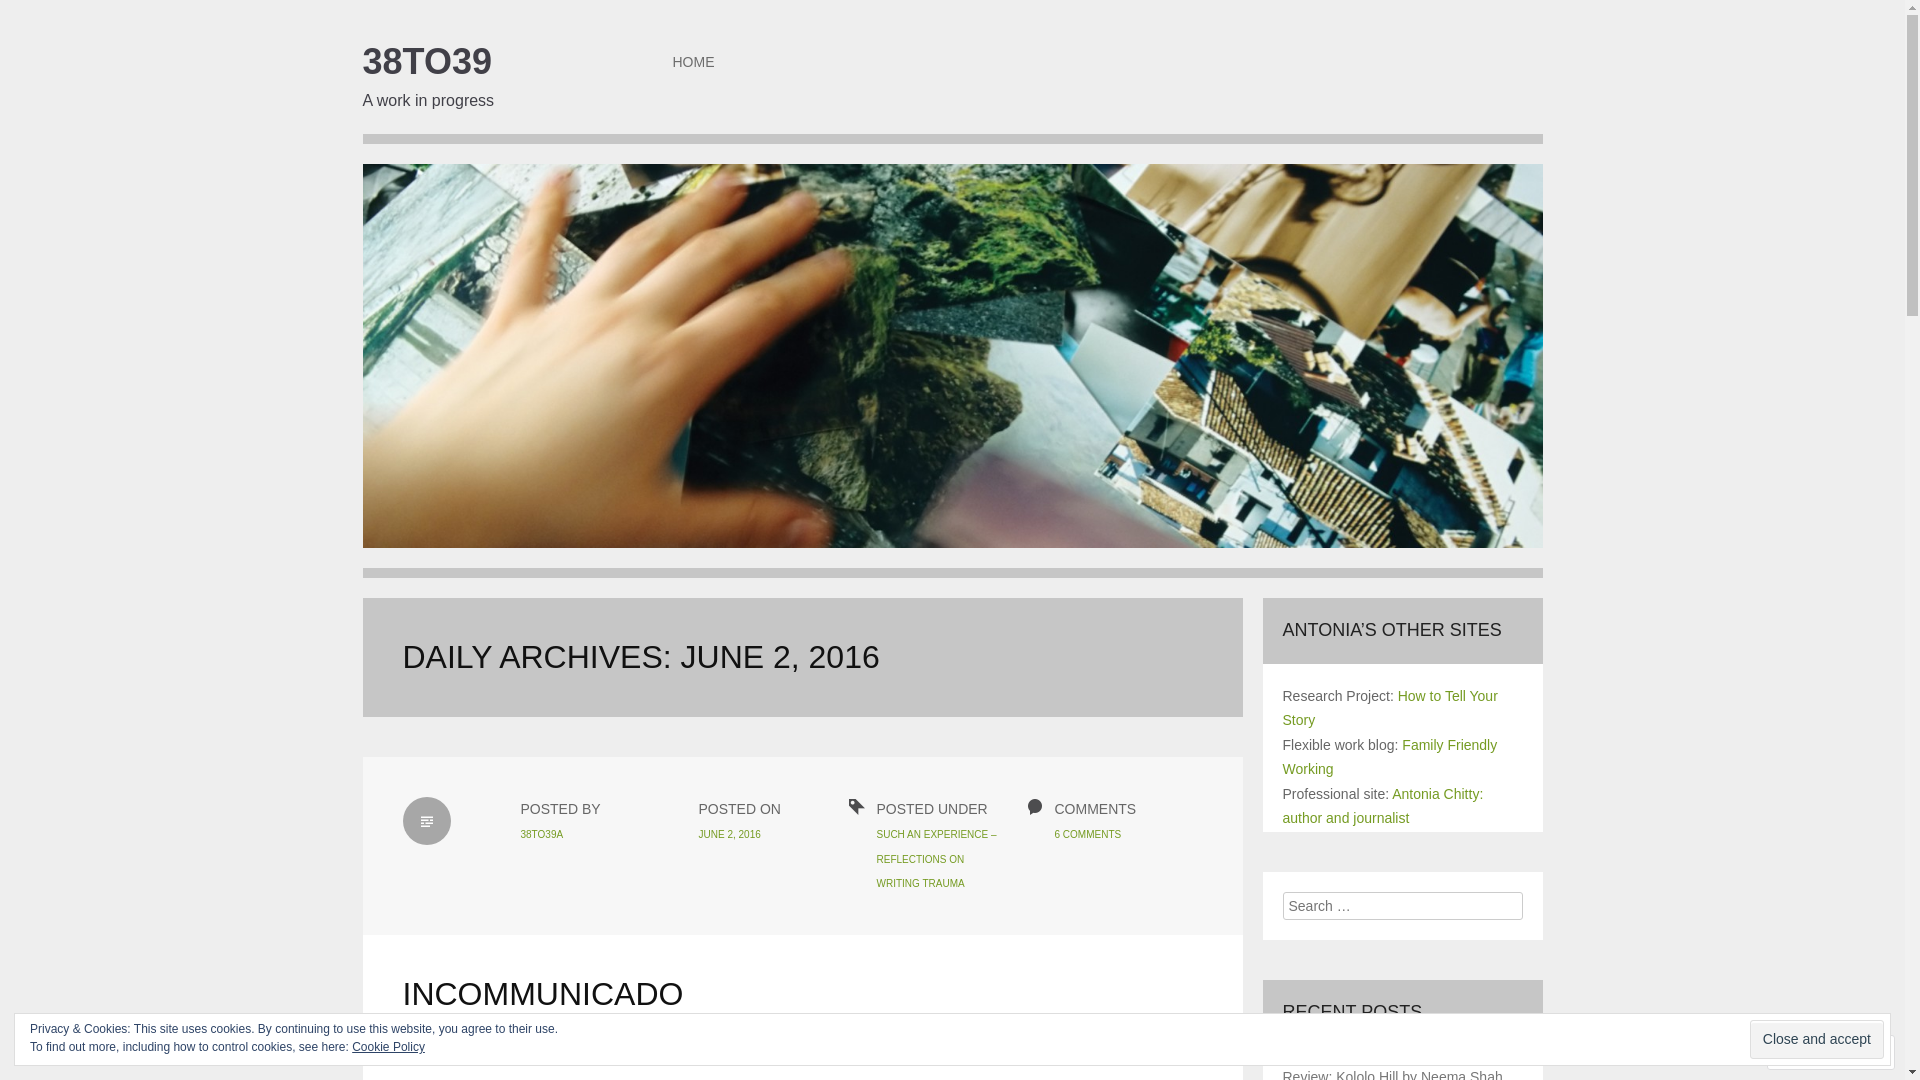 The height and width of the screenshot is (1080, 1920). Describe the element at coordinates (1813, 1051) in the screenshot. I see `'Follow'` at that location.